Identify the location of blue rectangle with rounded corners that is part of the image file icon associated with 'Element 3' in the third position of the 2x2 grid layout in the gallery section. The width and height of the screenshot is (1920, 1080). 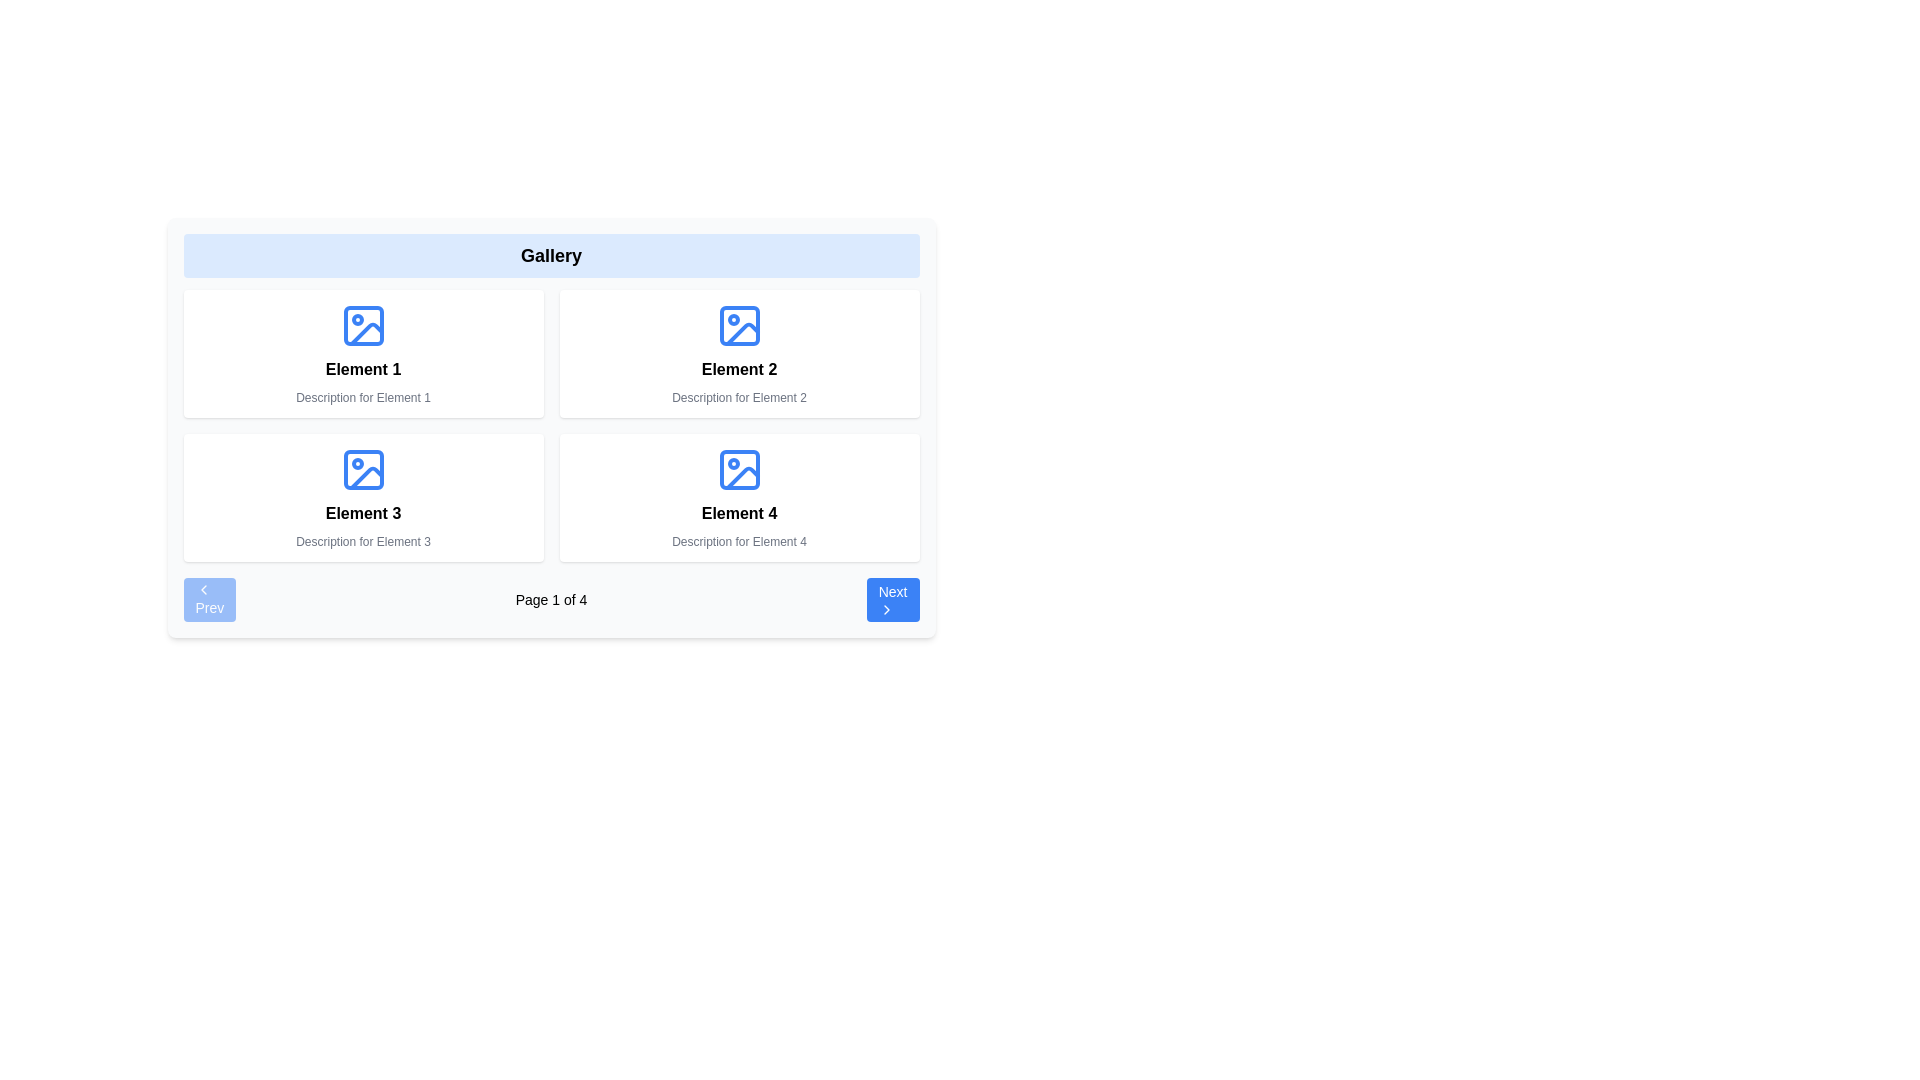
(363, 470).